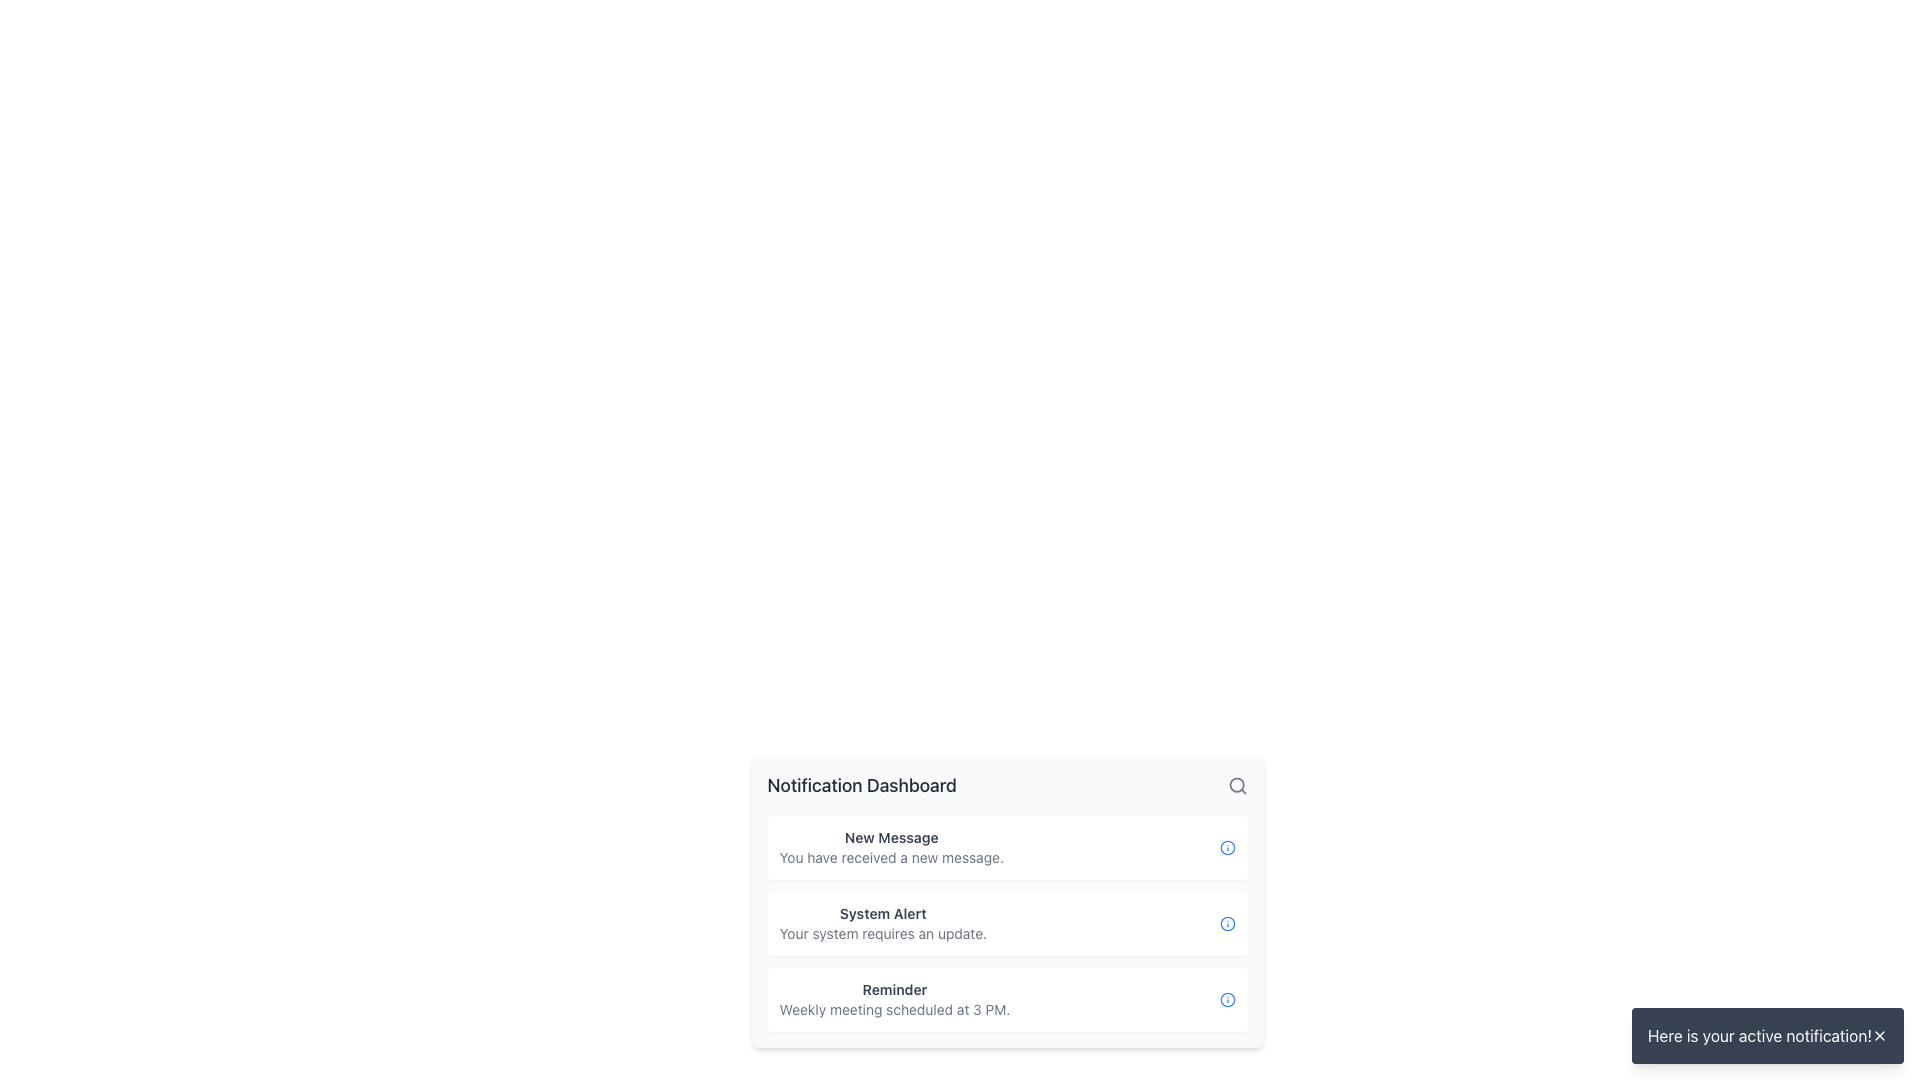  What do you see at coordinates (1879, 1035) in the screenshot?
I see `the small 'X' icon button located at the far-right end of the dark gray notification pop-up` at bounding box center [1879, 1035].